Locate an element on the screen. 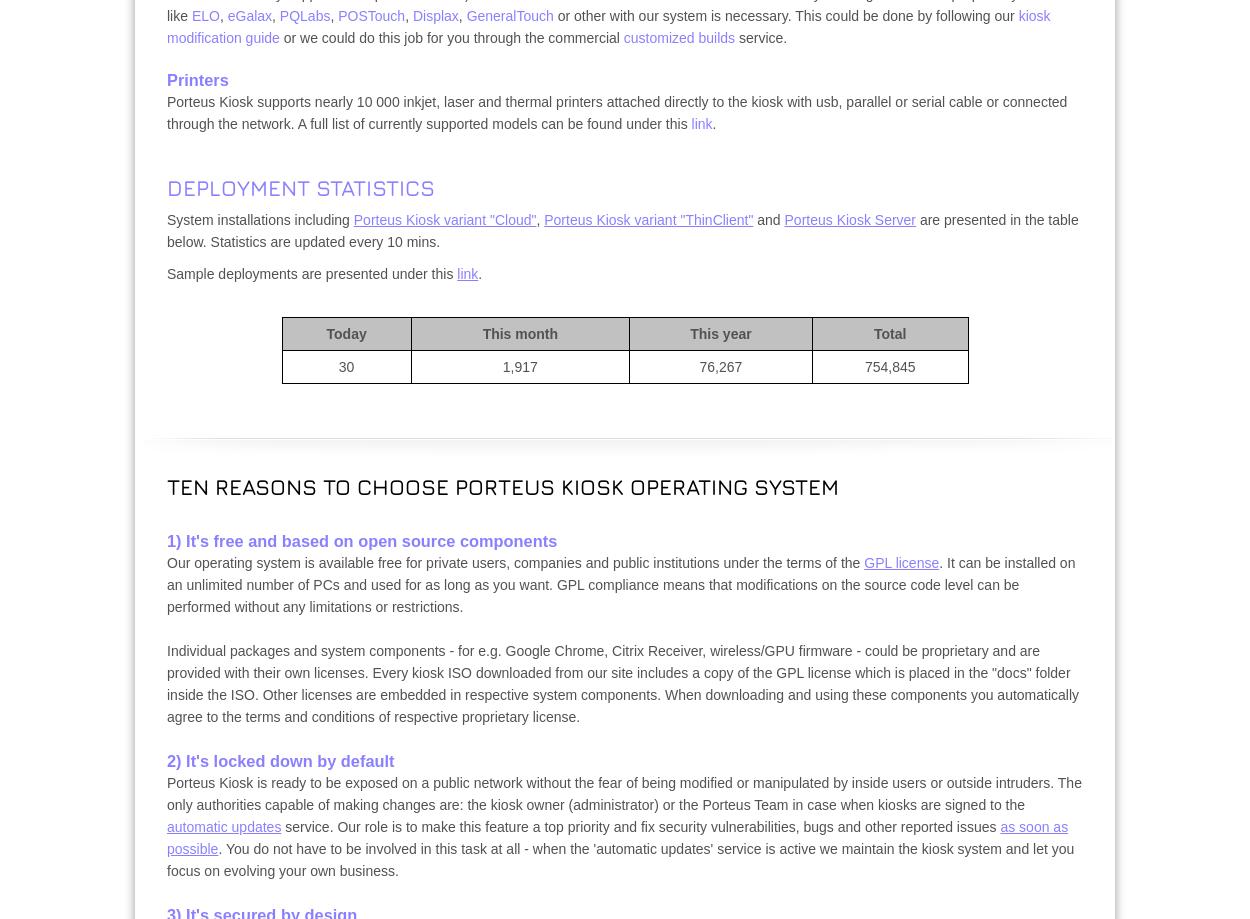  'Porteus Kiosk Server' is located at coordinates (849, 220).